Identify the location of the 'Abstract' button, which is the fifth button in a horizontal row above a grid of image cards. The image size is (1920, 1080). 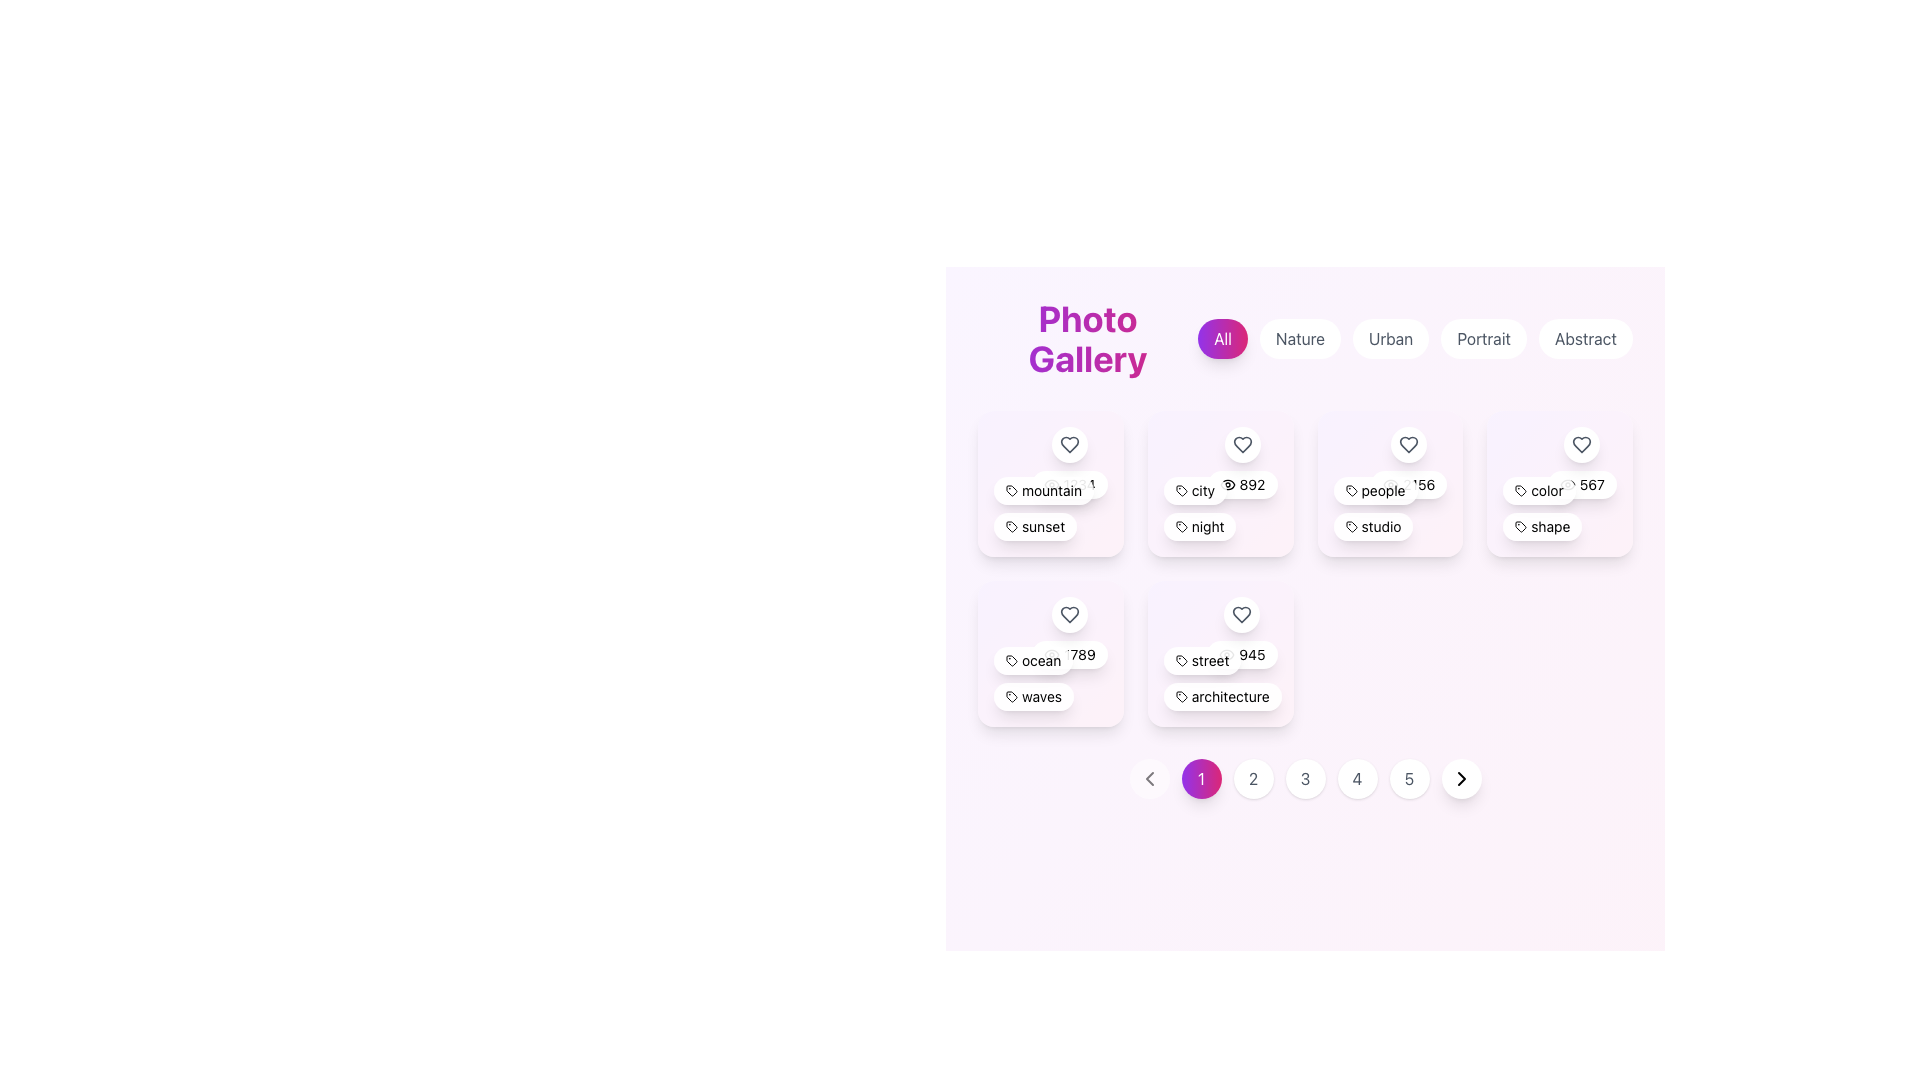
(1584, 338).